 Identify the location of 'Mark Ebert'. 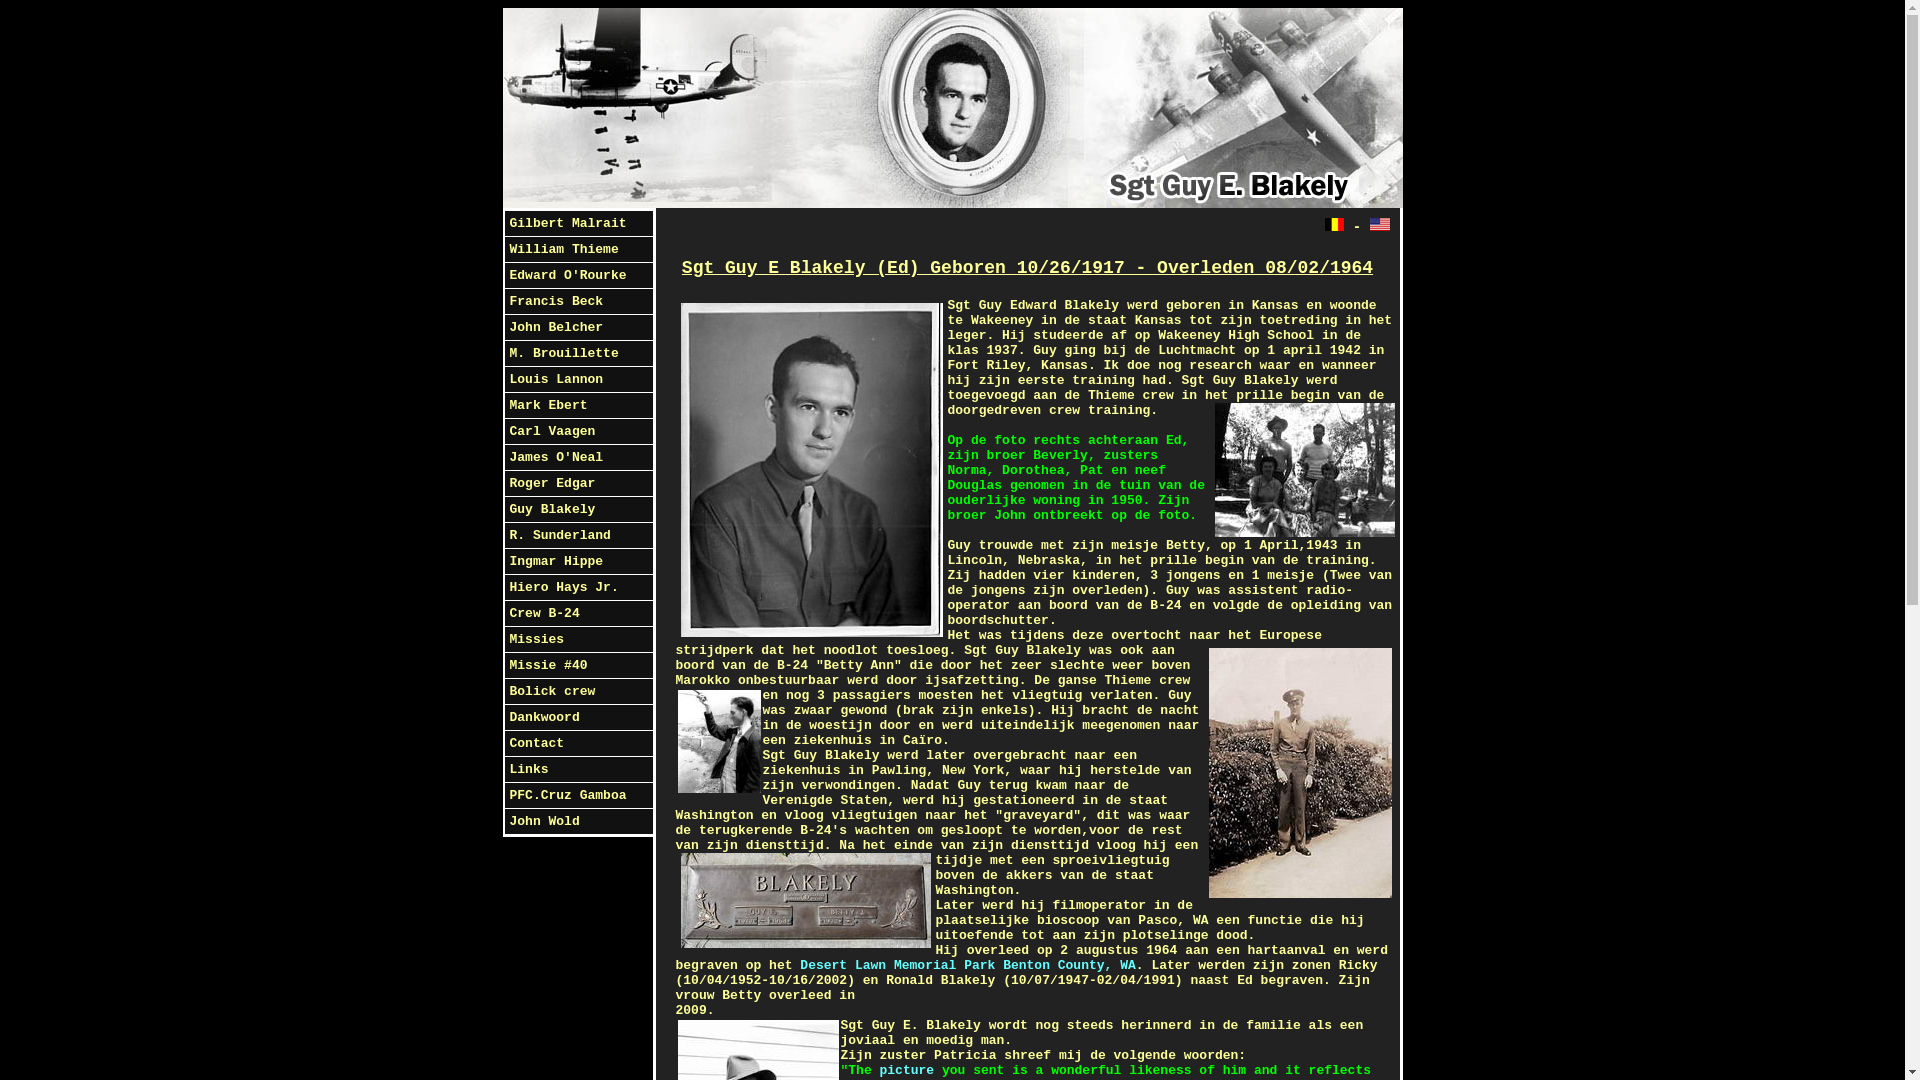
(504, 405).